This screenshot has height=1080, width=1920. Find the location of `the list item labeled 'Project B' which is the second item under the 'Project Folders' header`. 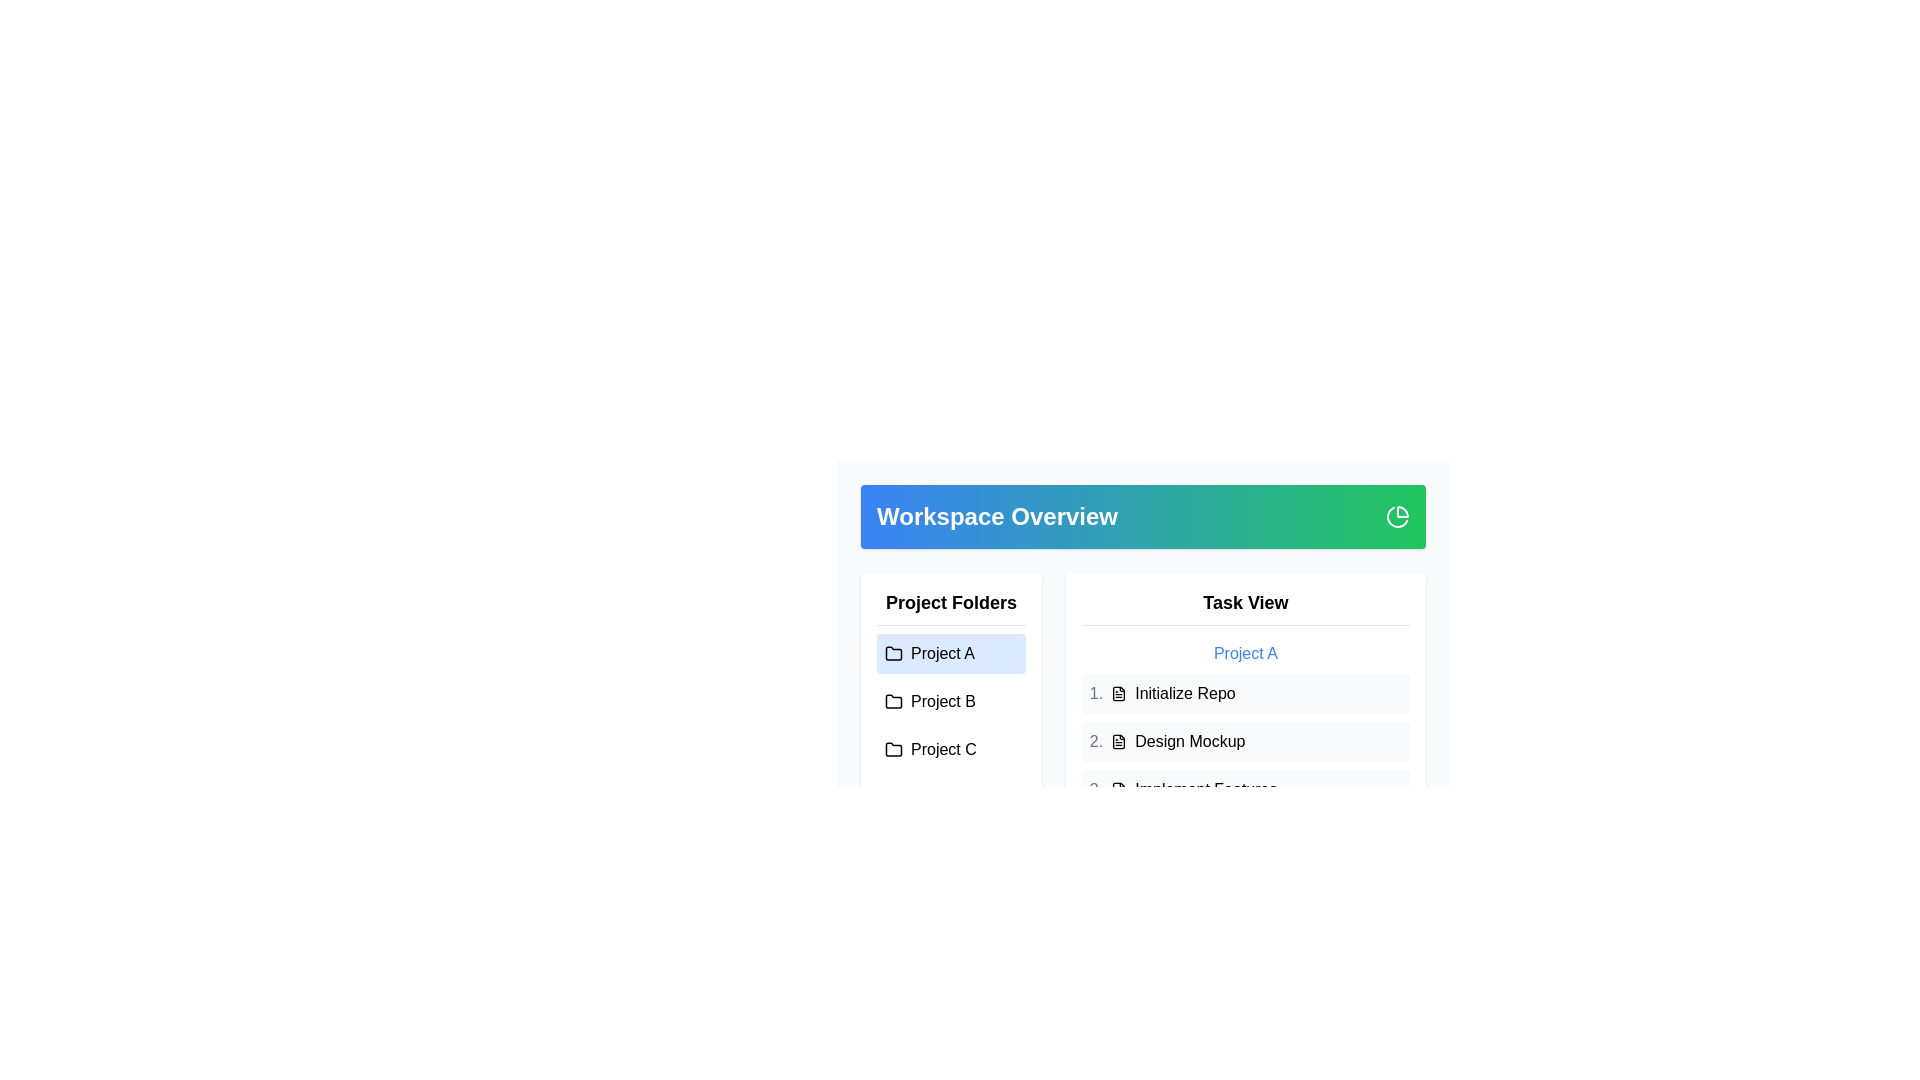

the list item labeled 'Project B' which is the second item under the 'Project Folders' header is located at coordinates (950, 701).